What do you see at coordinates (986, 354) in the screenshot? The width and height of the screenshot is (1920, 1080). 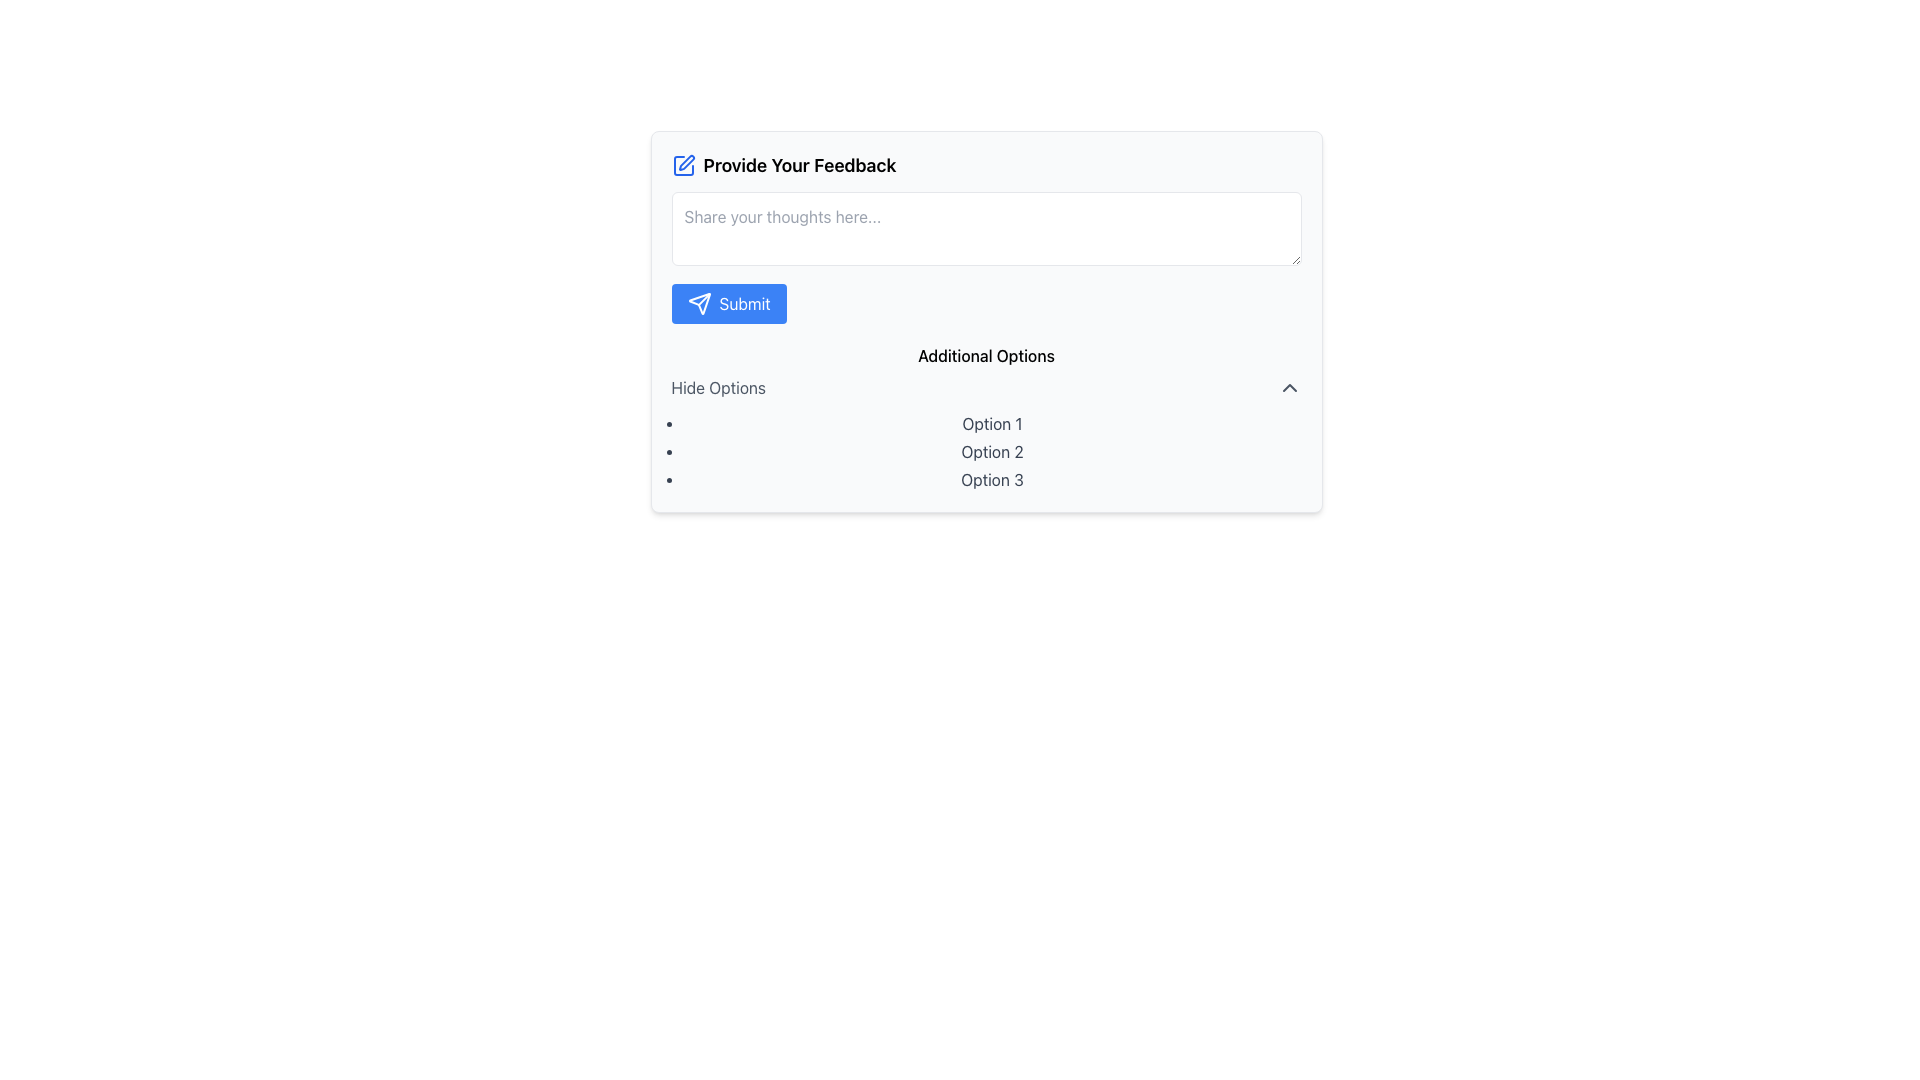 I see `the static text label or heading that serves as an informational title for the options listed below, positioned above the 'Hide Options' text` at bounding box center [986, 354].